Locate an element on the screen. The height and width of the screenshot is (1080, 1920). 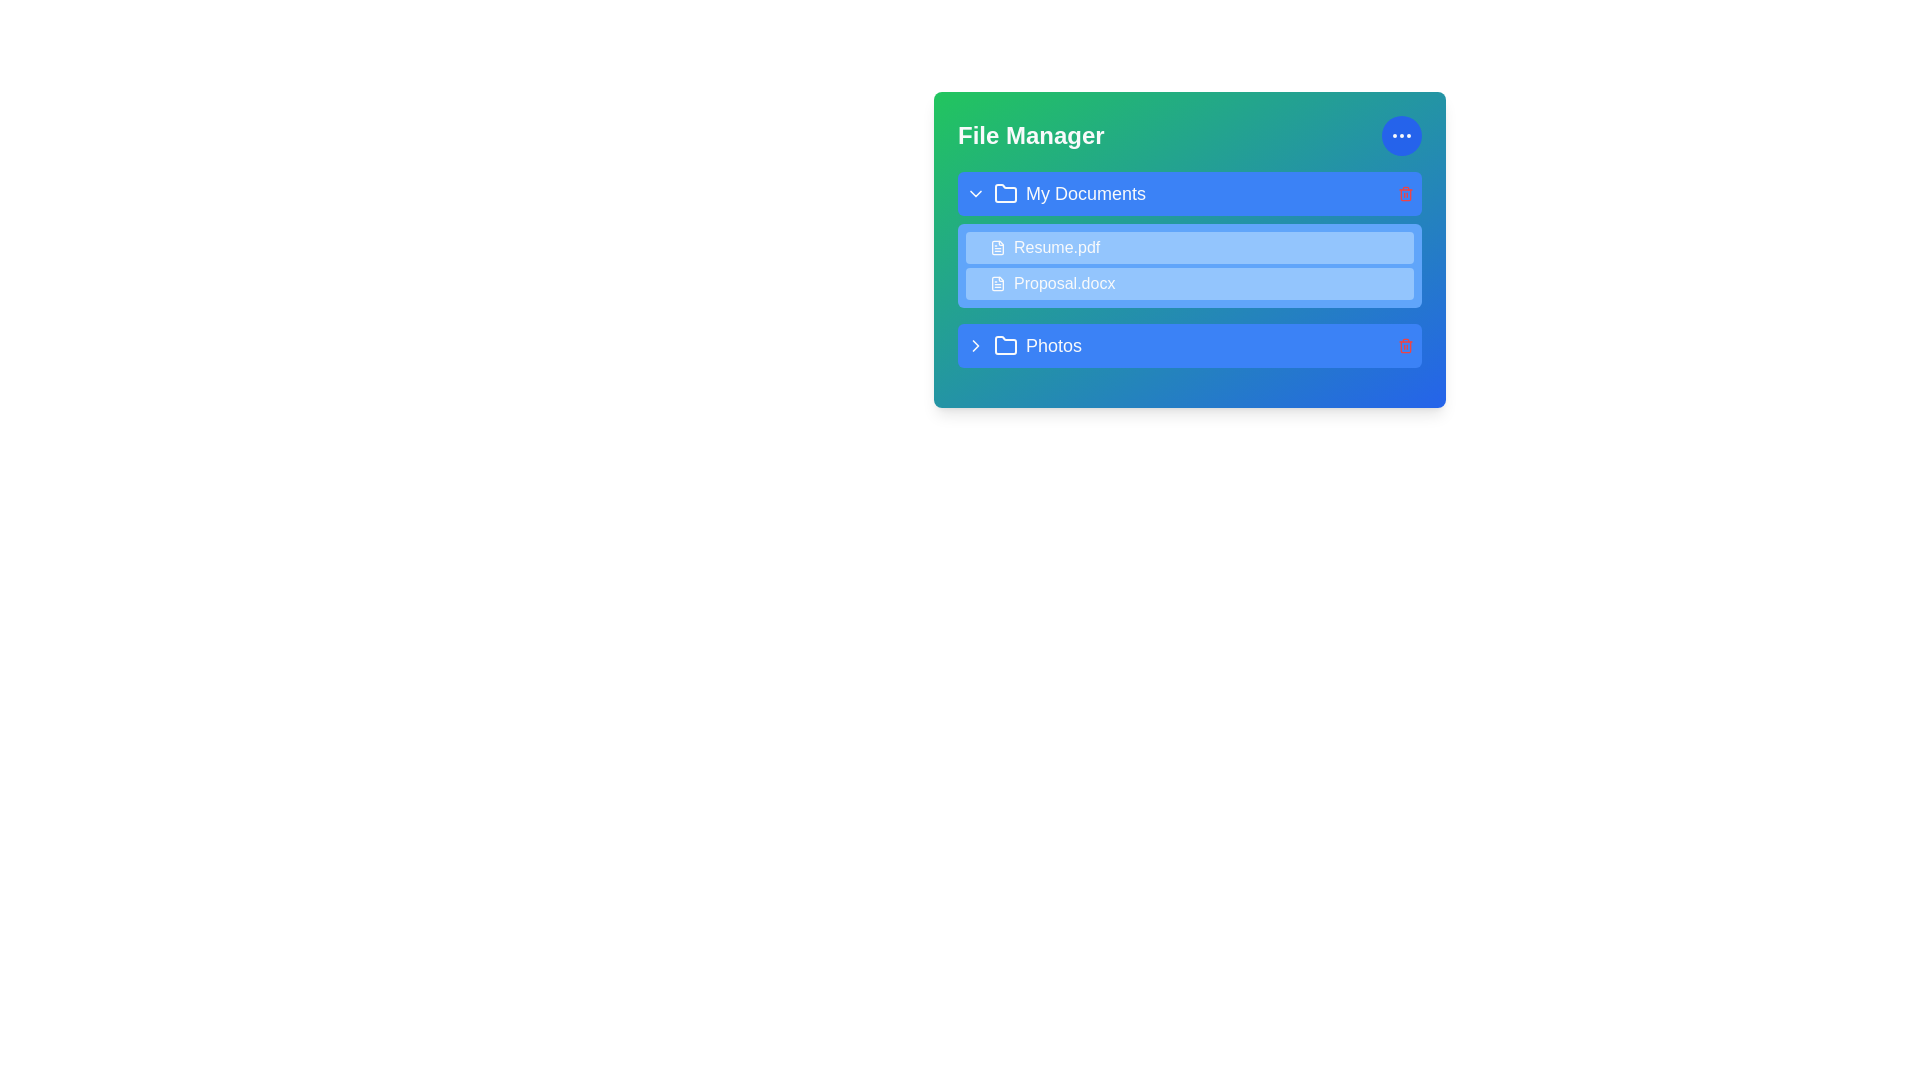
the file type icon representing 'Resume.pdf' located on the left side of its row is located at coordinates (998, 246).